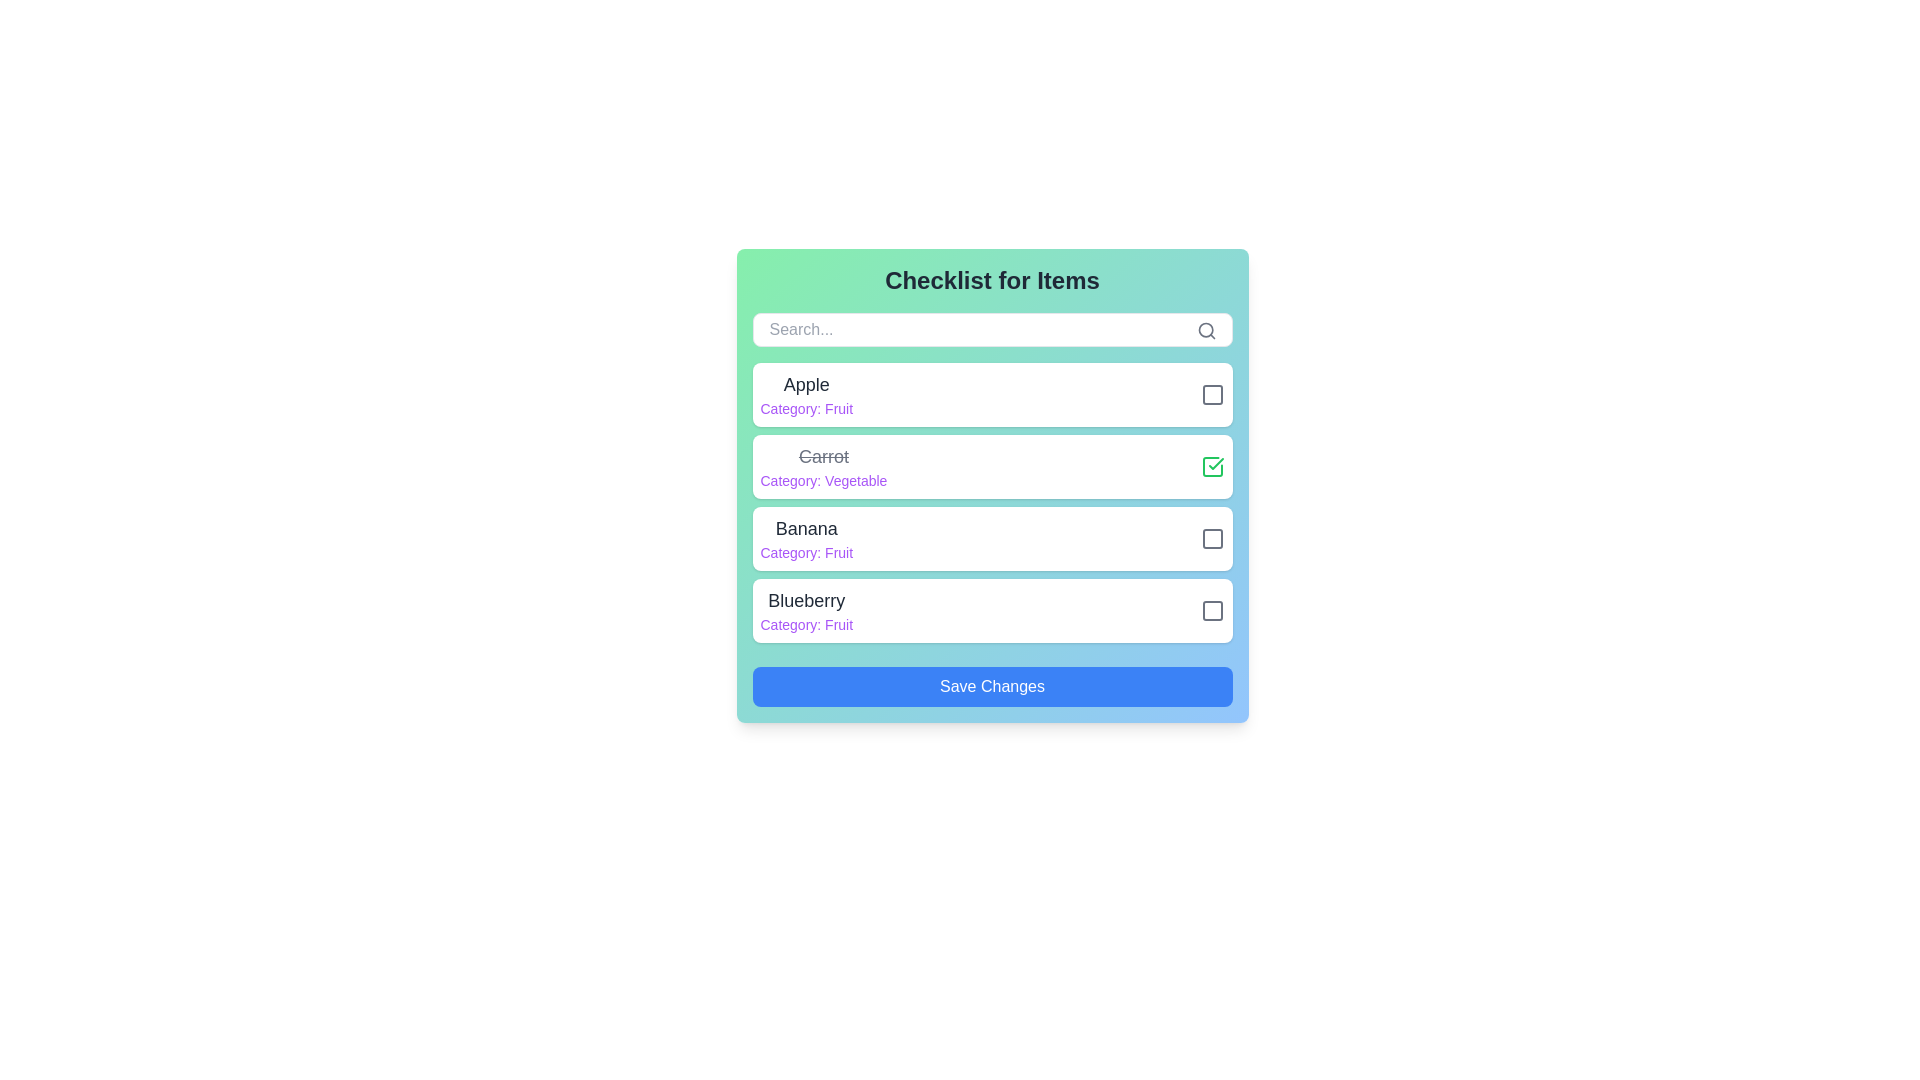 The image size is (1920, 1080). I want to click on 'Save Changes' button to save the current state of the checklist, so click(992, 685).